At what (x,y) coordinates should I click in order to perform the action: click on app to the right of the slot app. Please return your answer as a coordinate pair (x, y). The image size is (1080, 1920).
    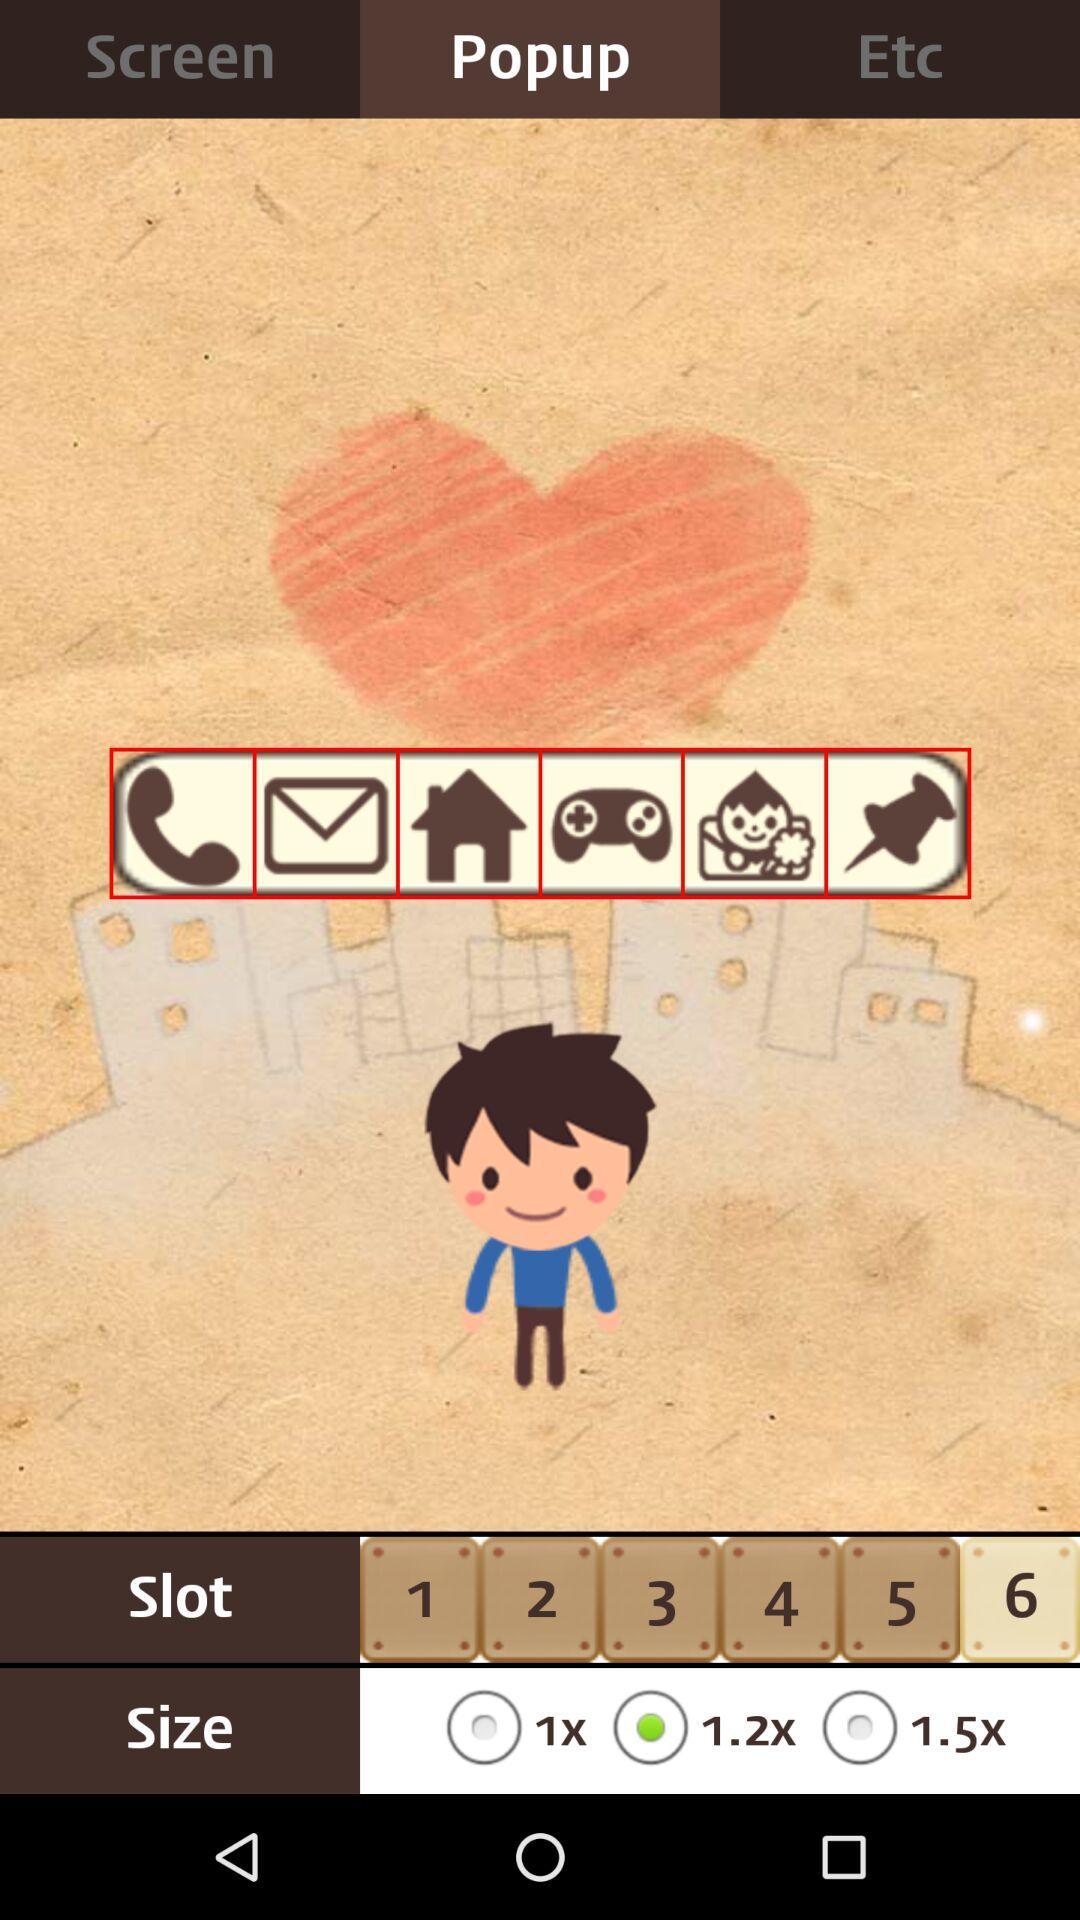
    Looking at the image, I should click on (508, 1730).